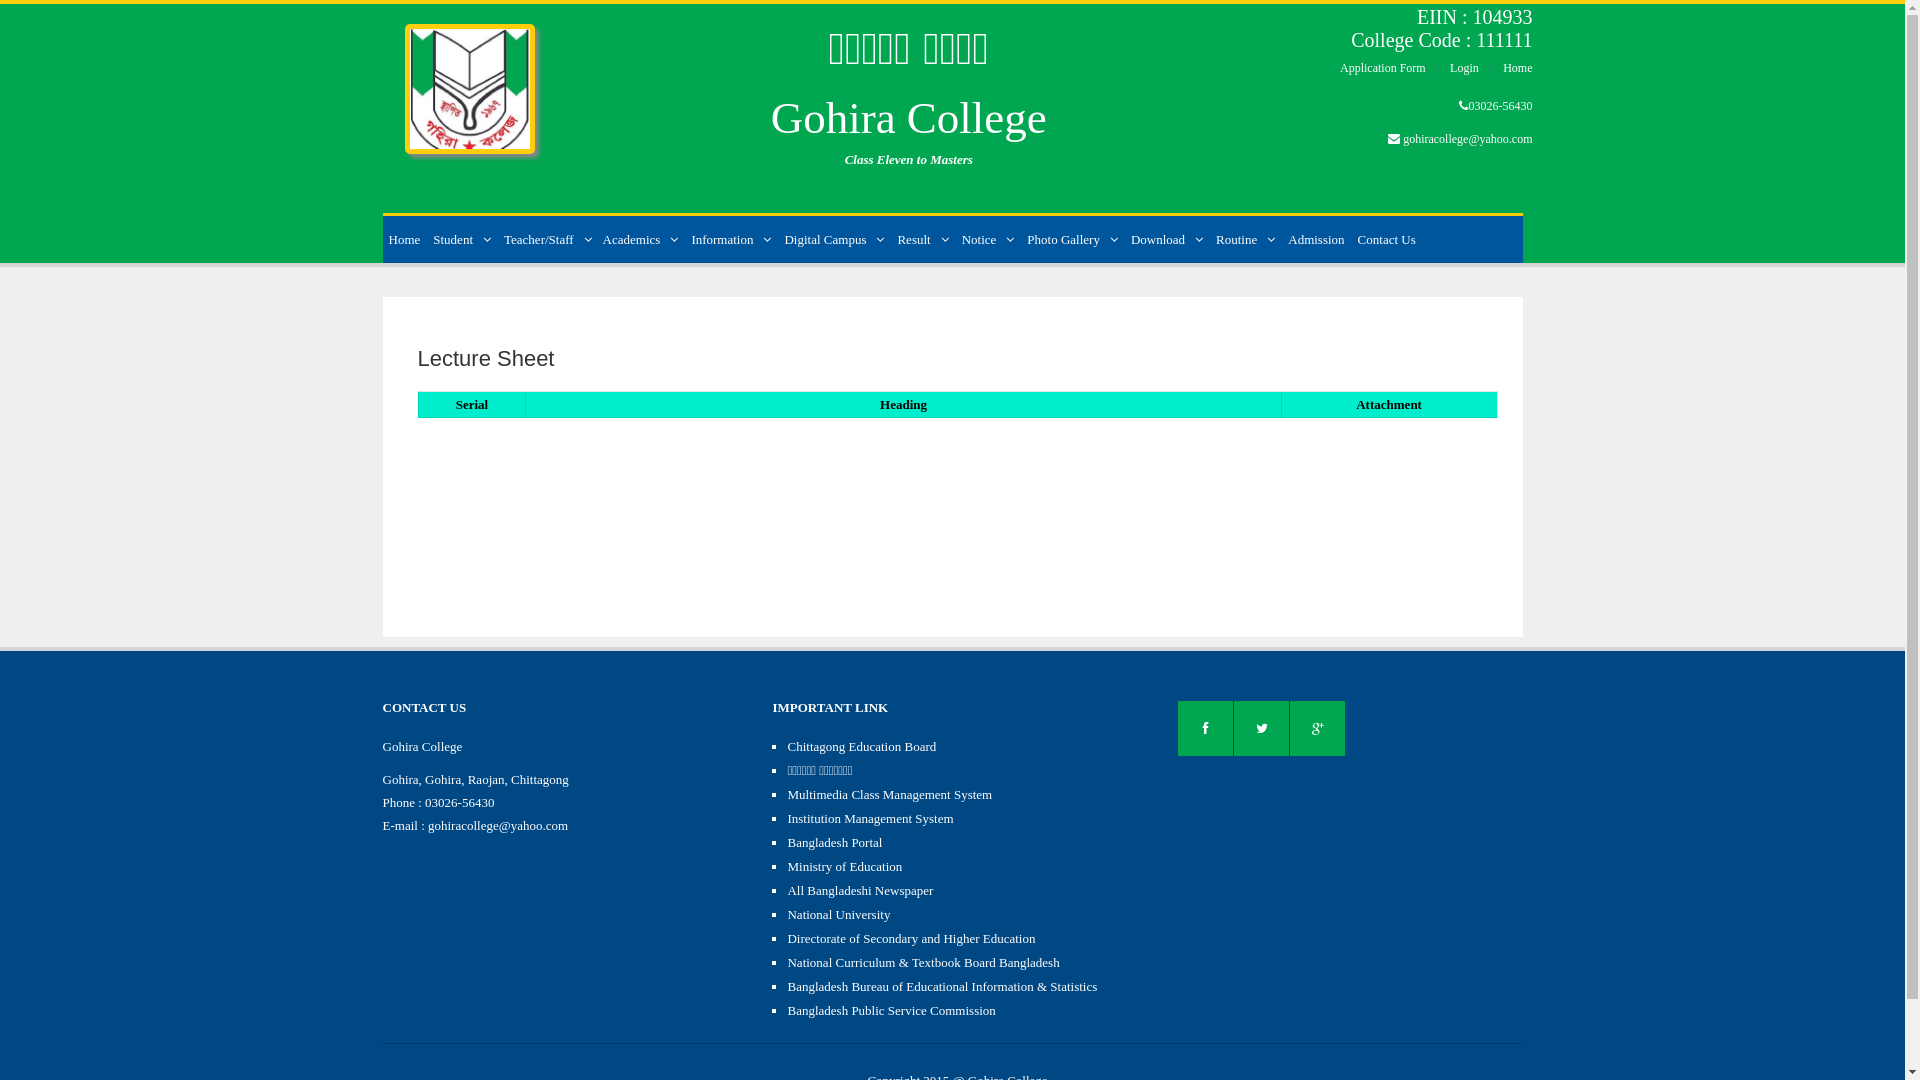  Describe the element at coordinates (1315, 238) in the screenshot. I see `'Admission'` at that location.